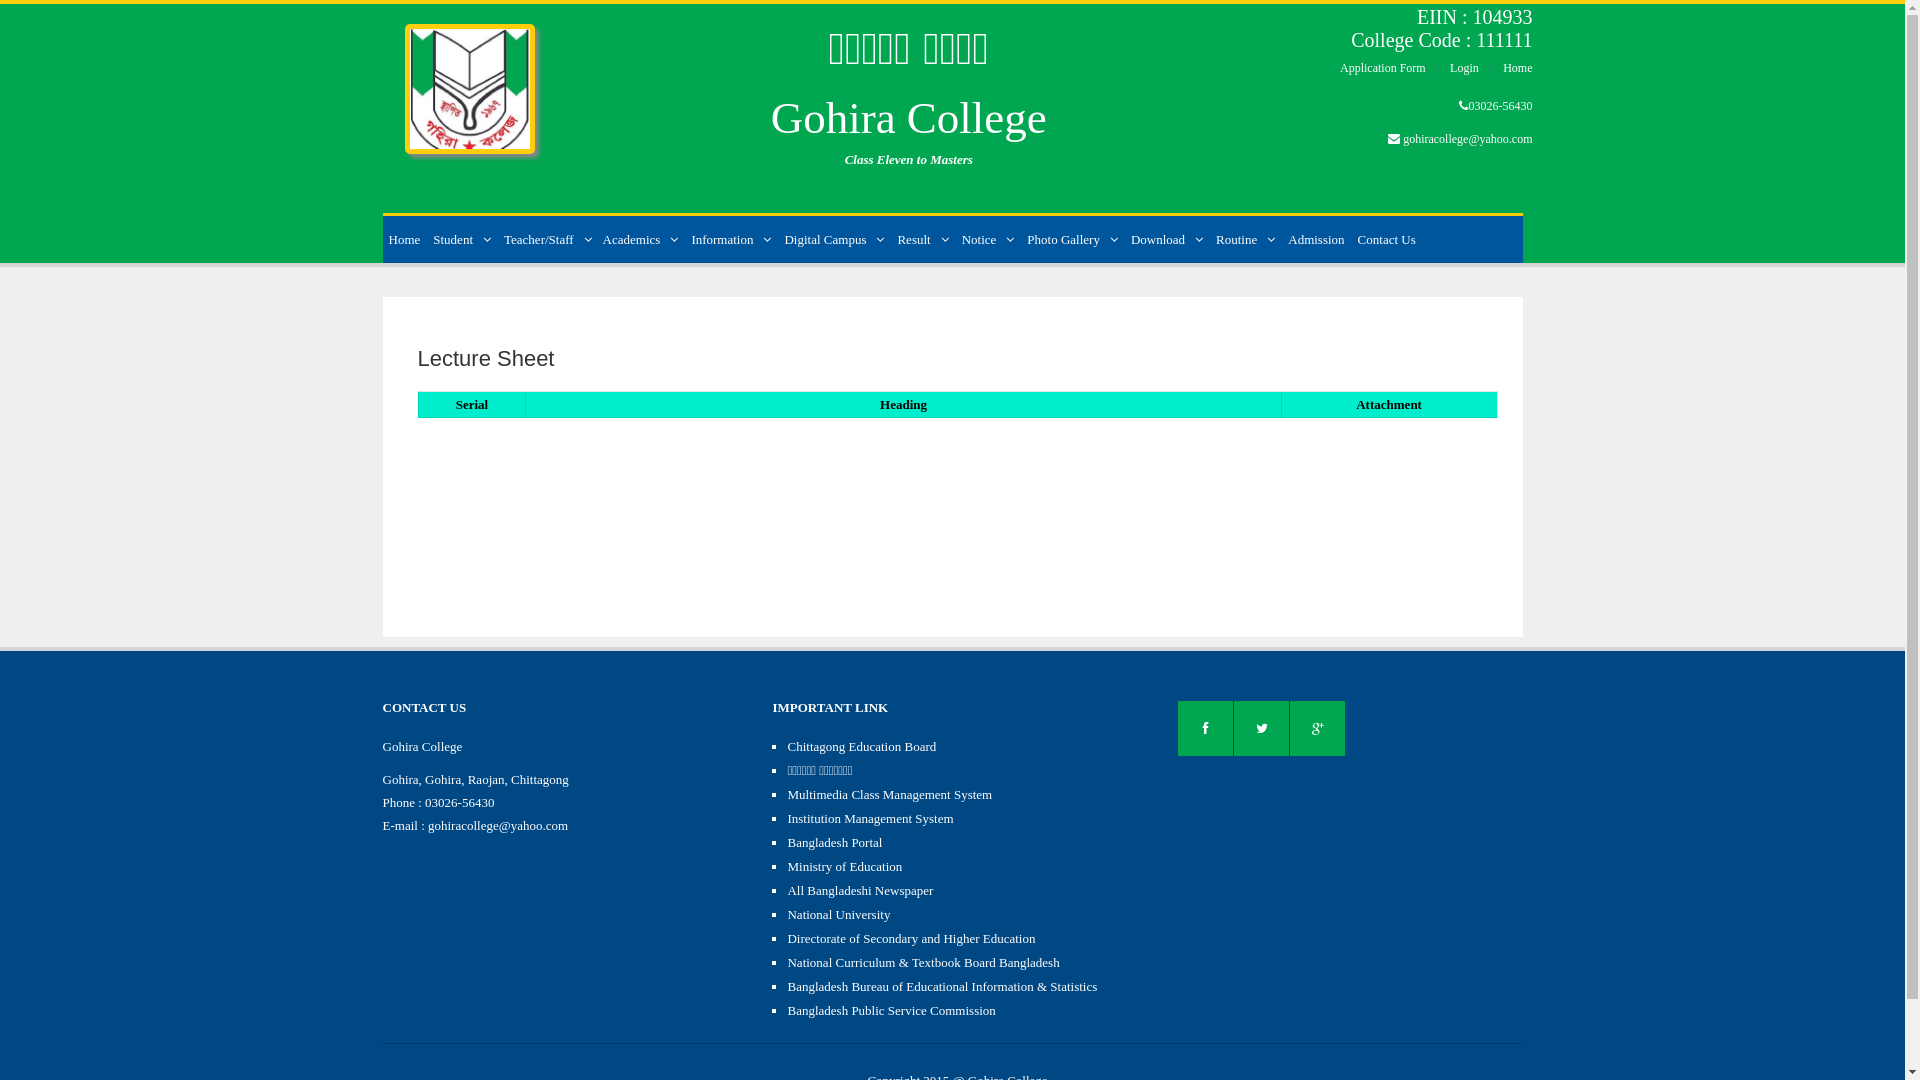  Describe the element at coordinates (1315, 238) in the screenshot. I see `'Admission'` at that location.